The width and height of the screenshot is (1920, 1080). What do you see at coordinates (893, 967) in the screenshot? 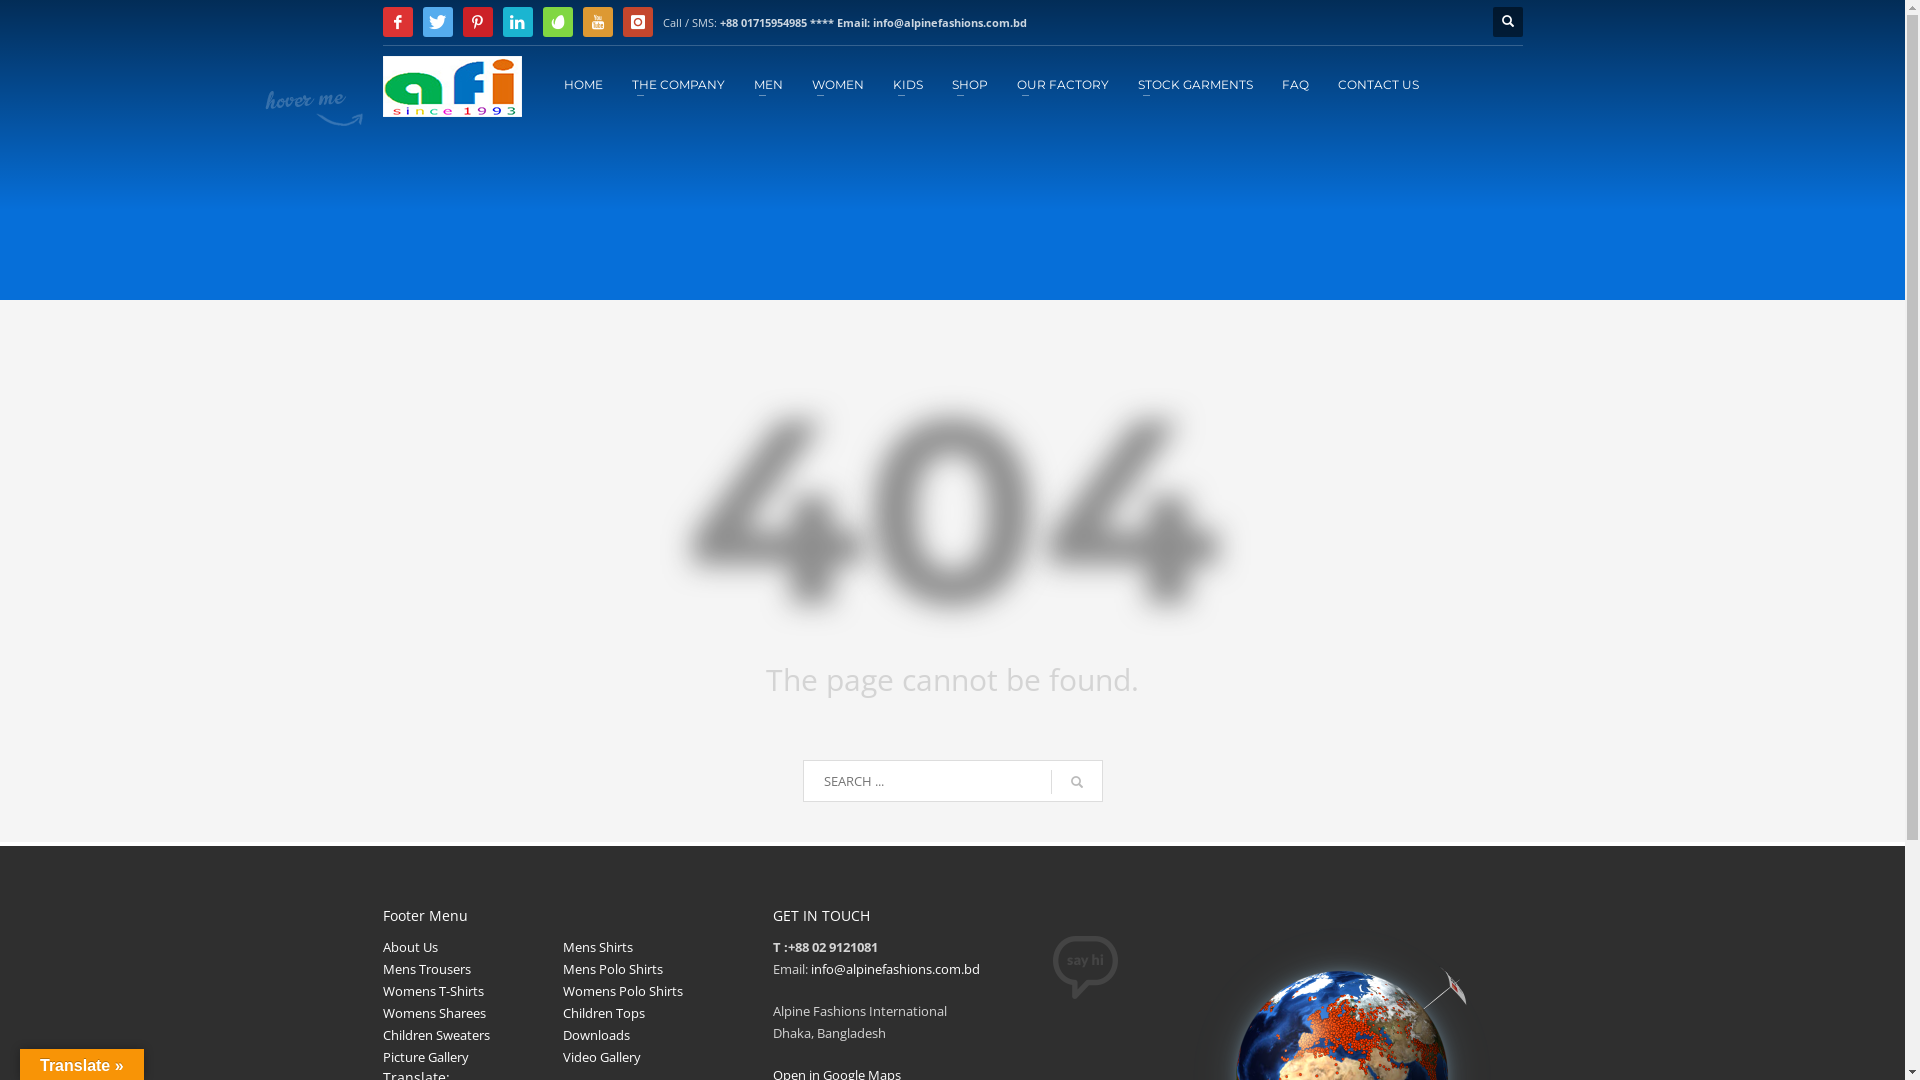
I see `'info@alpinefashions.com.bd'` at bounding box center [893, 967].